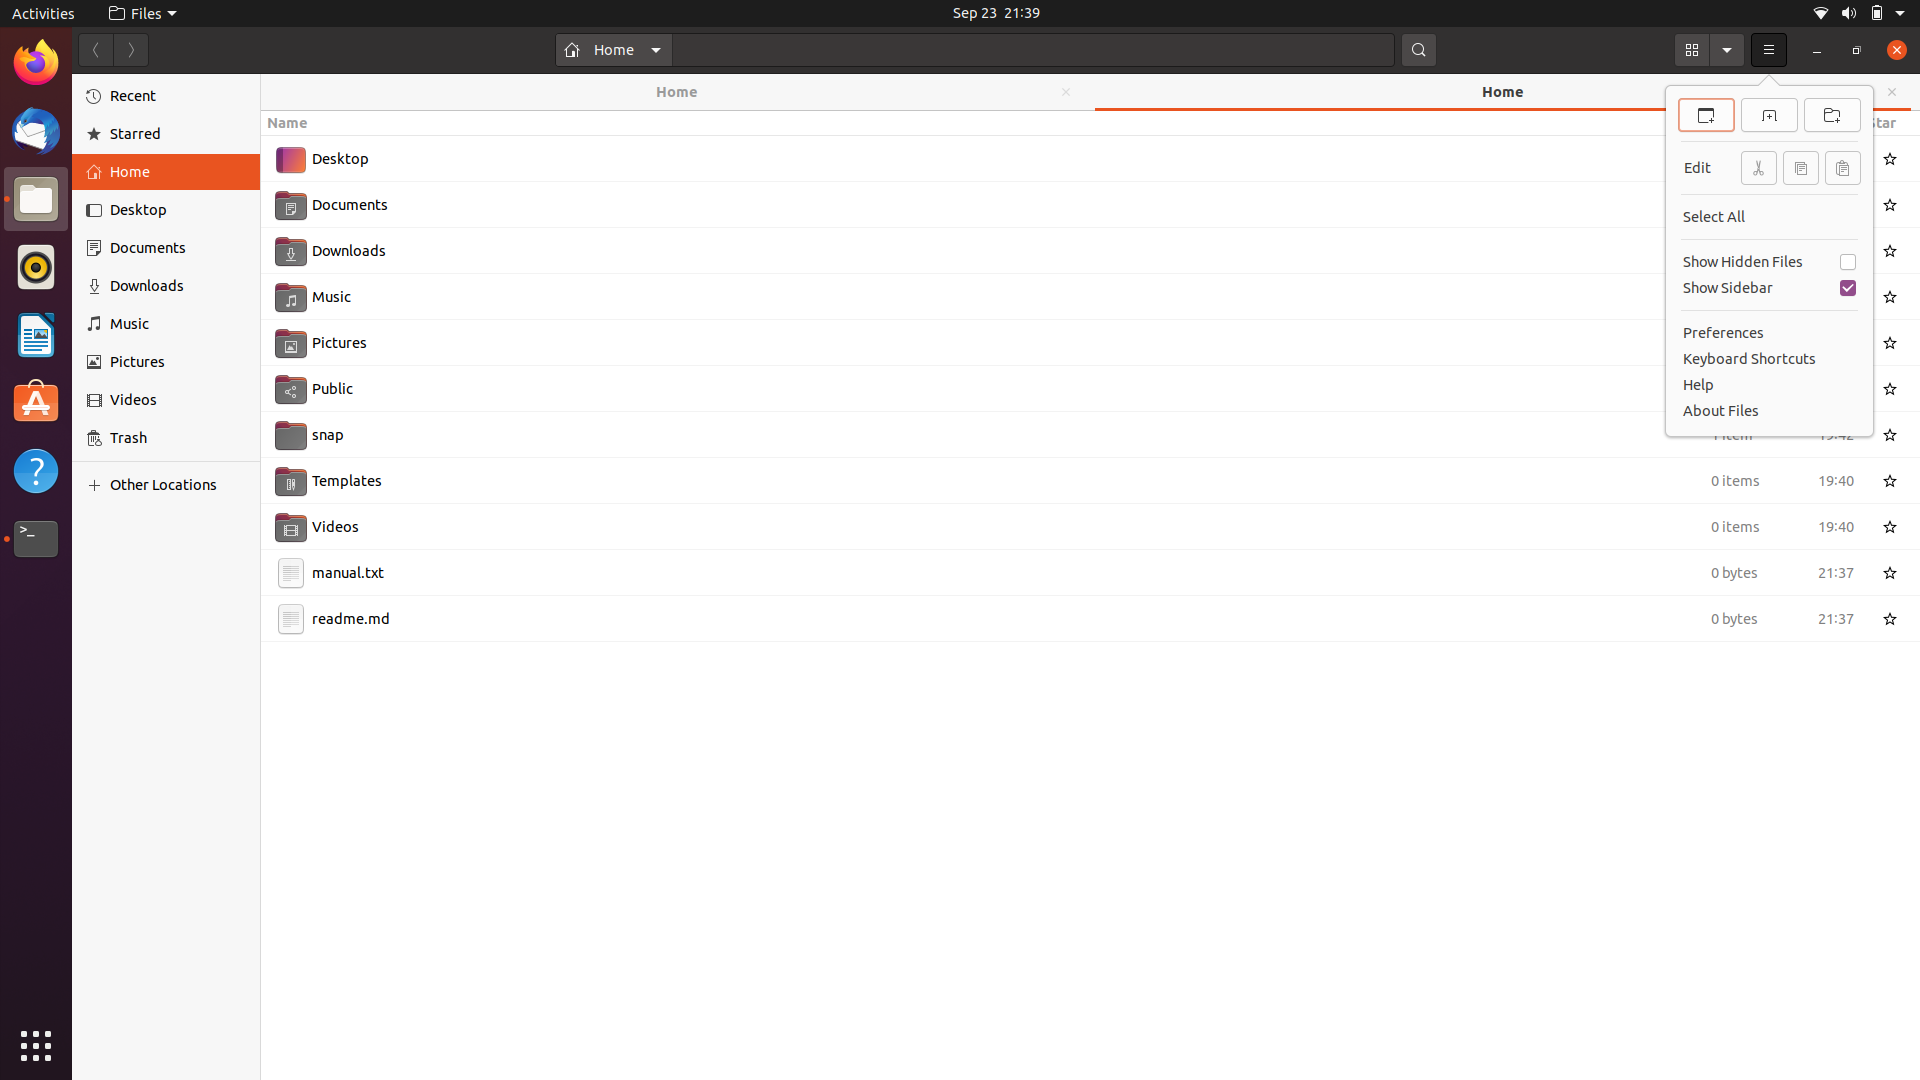  What do you see at coordinates (1068, 616) in the screenshot?
I see `Use PyAutoGUI to rename the file called readme.md to README.md` at bounding box center [1068, 616].